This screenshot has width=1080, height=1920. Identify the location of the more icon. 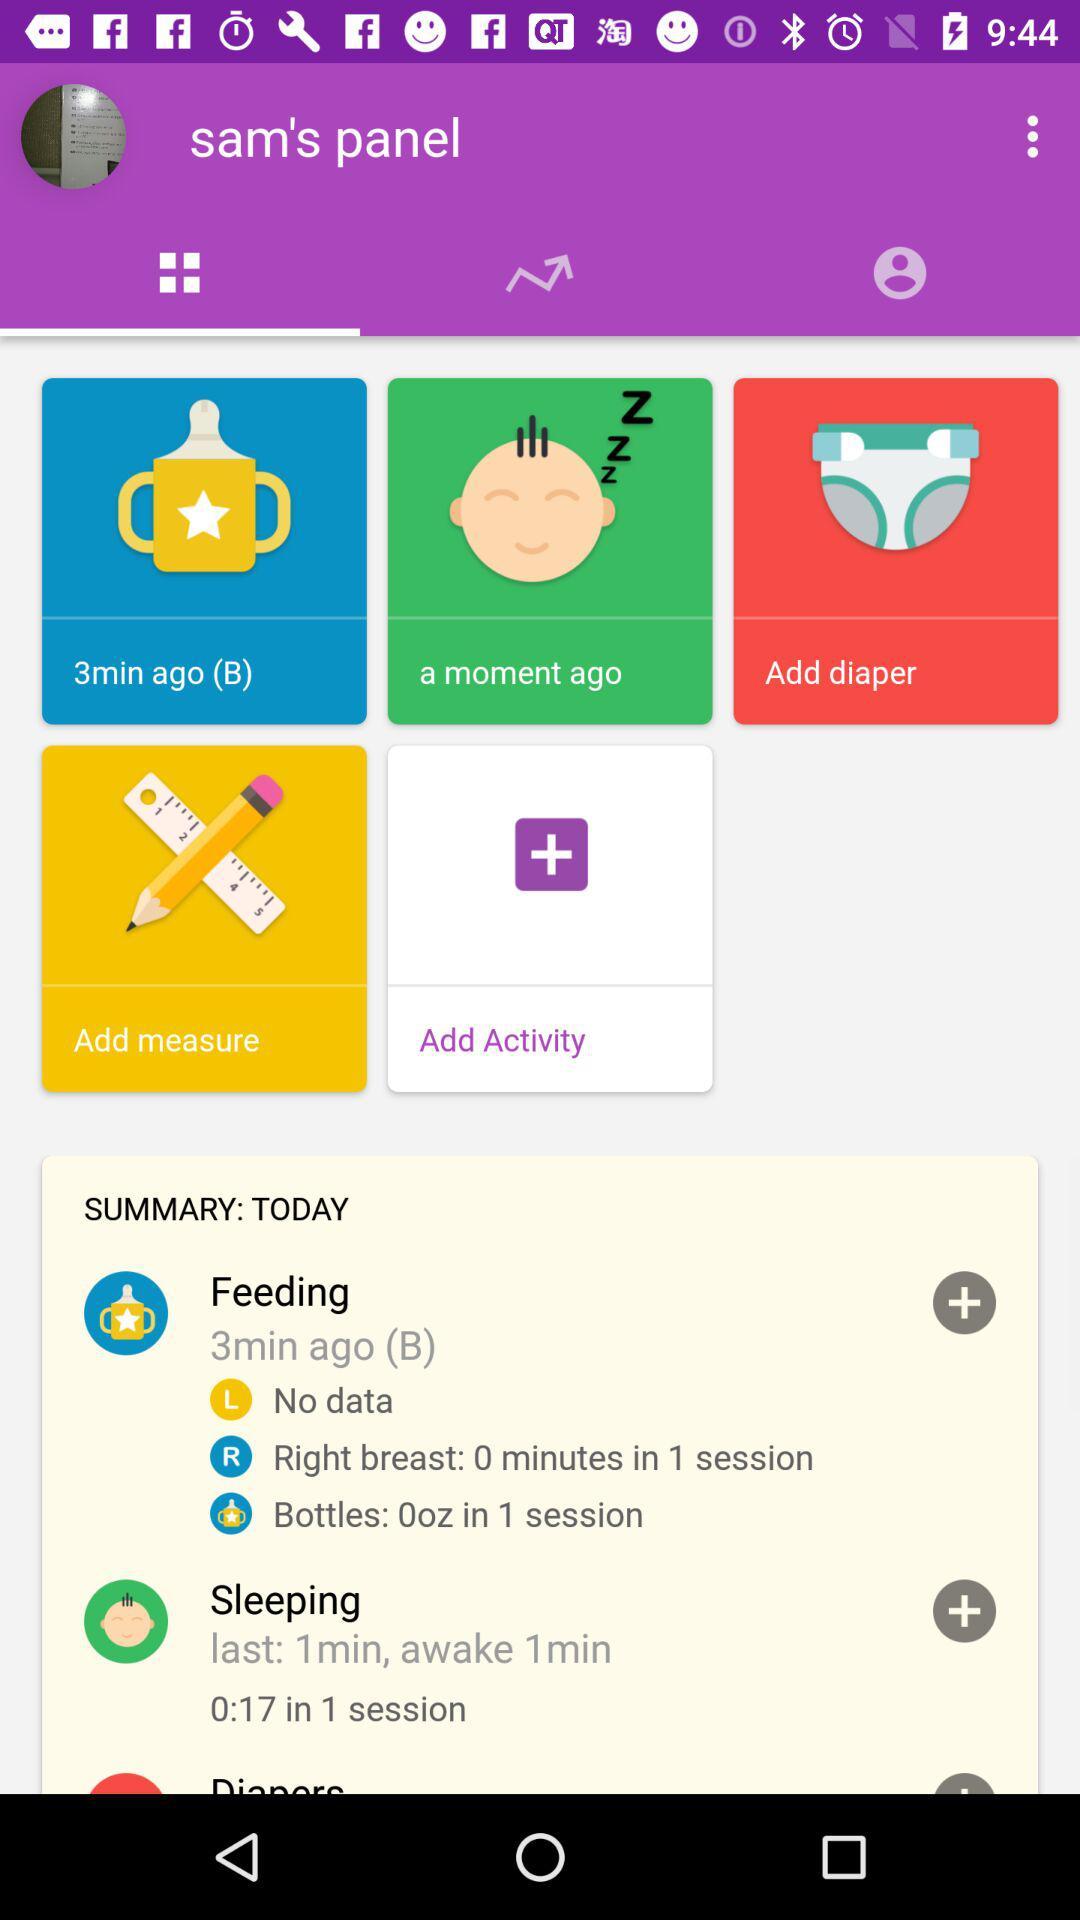
(1011, 135).